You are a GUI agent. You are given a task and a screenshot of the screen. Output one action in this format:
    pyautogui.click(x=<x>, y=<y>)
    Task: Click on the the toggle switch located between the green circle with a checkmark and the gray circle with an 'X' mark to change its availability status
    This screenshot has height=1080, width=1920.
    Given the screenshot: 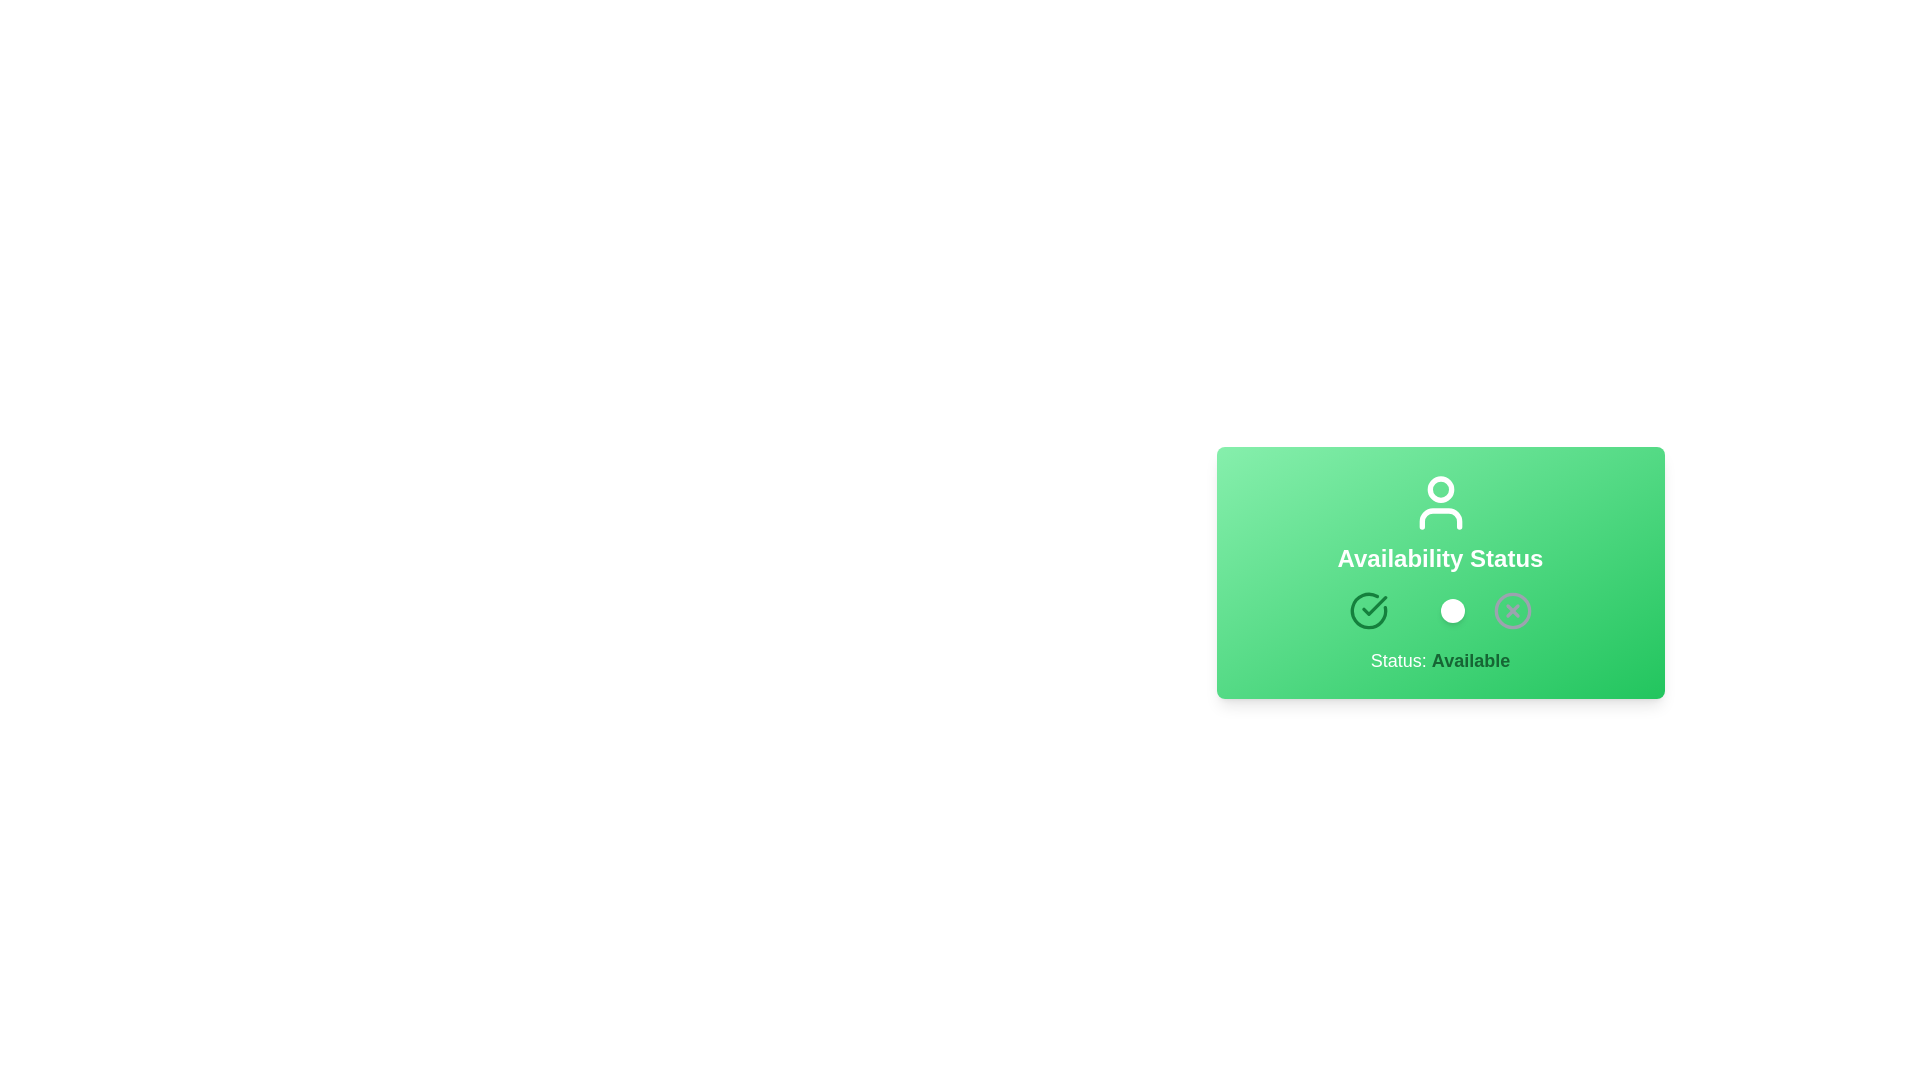 What is the action you would take?
    pyautogui.click(x=1440, y=609)
    